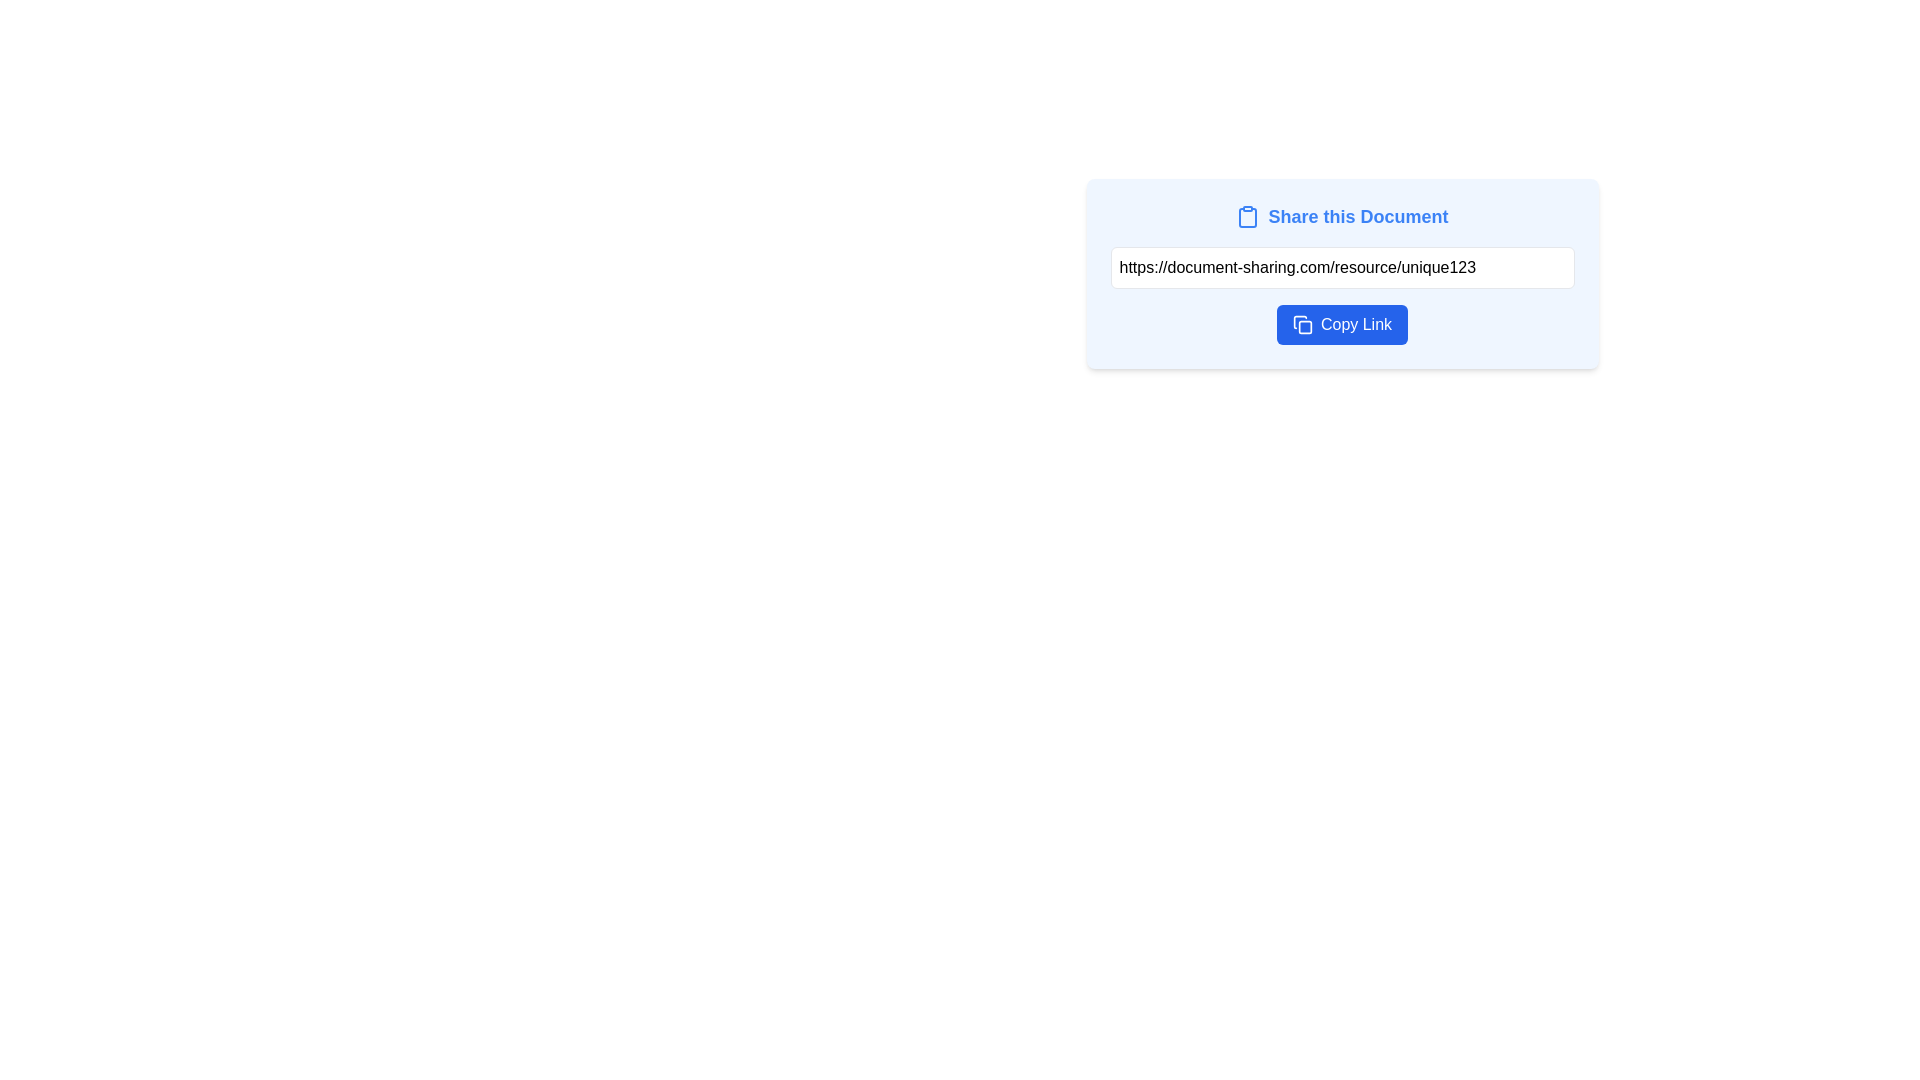 The width and height of the screenshot is (1920, 1080). Describe the element at coordinates (1305, 326) in the screenshot. I see `the rounded rectangle element within the SVG graphic icon located near the bottom left corner of the control card next to the 'Copy Link' blue button` at that location.